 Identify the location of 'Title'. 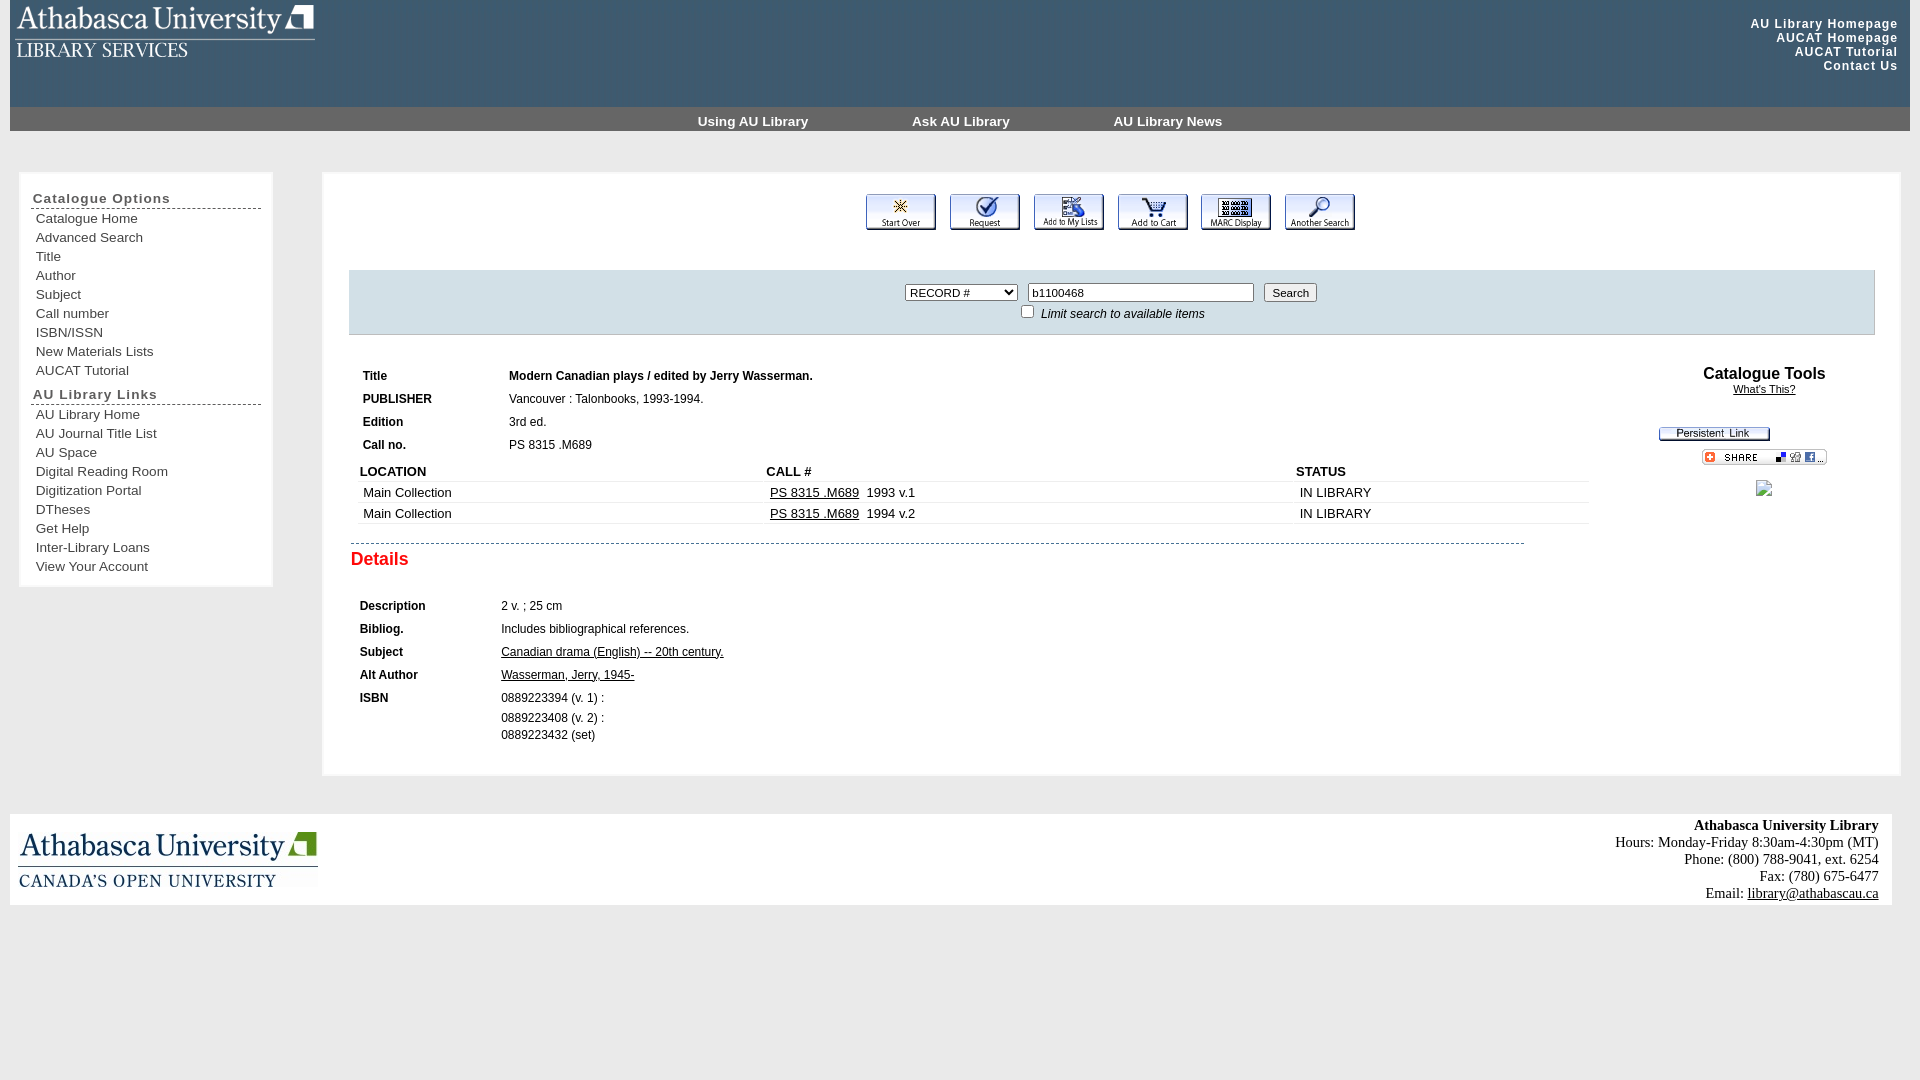
(146, 255).